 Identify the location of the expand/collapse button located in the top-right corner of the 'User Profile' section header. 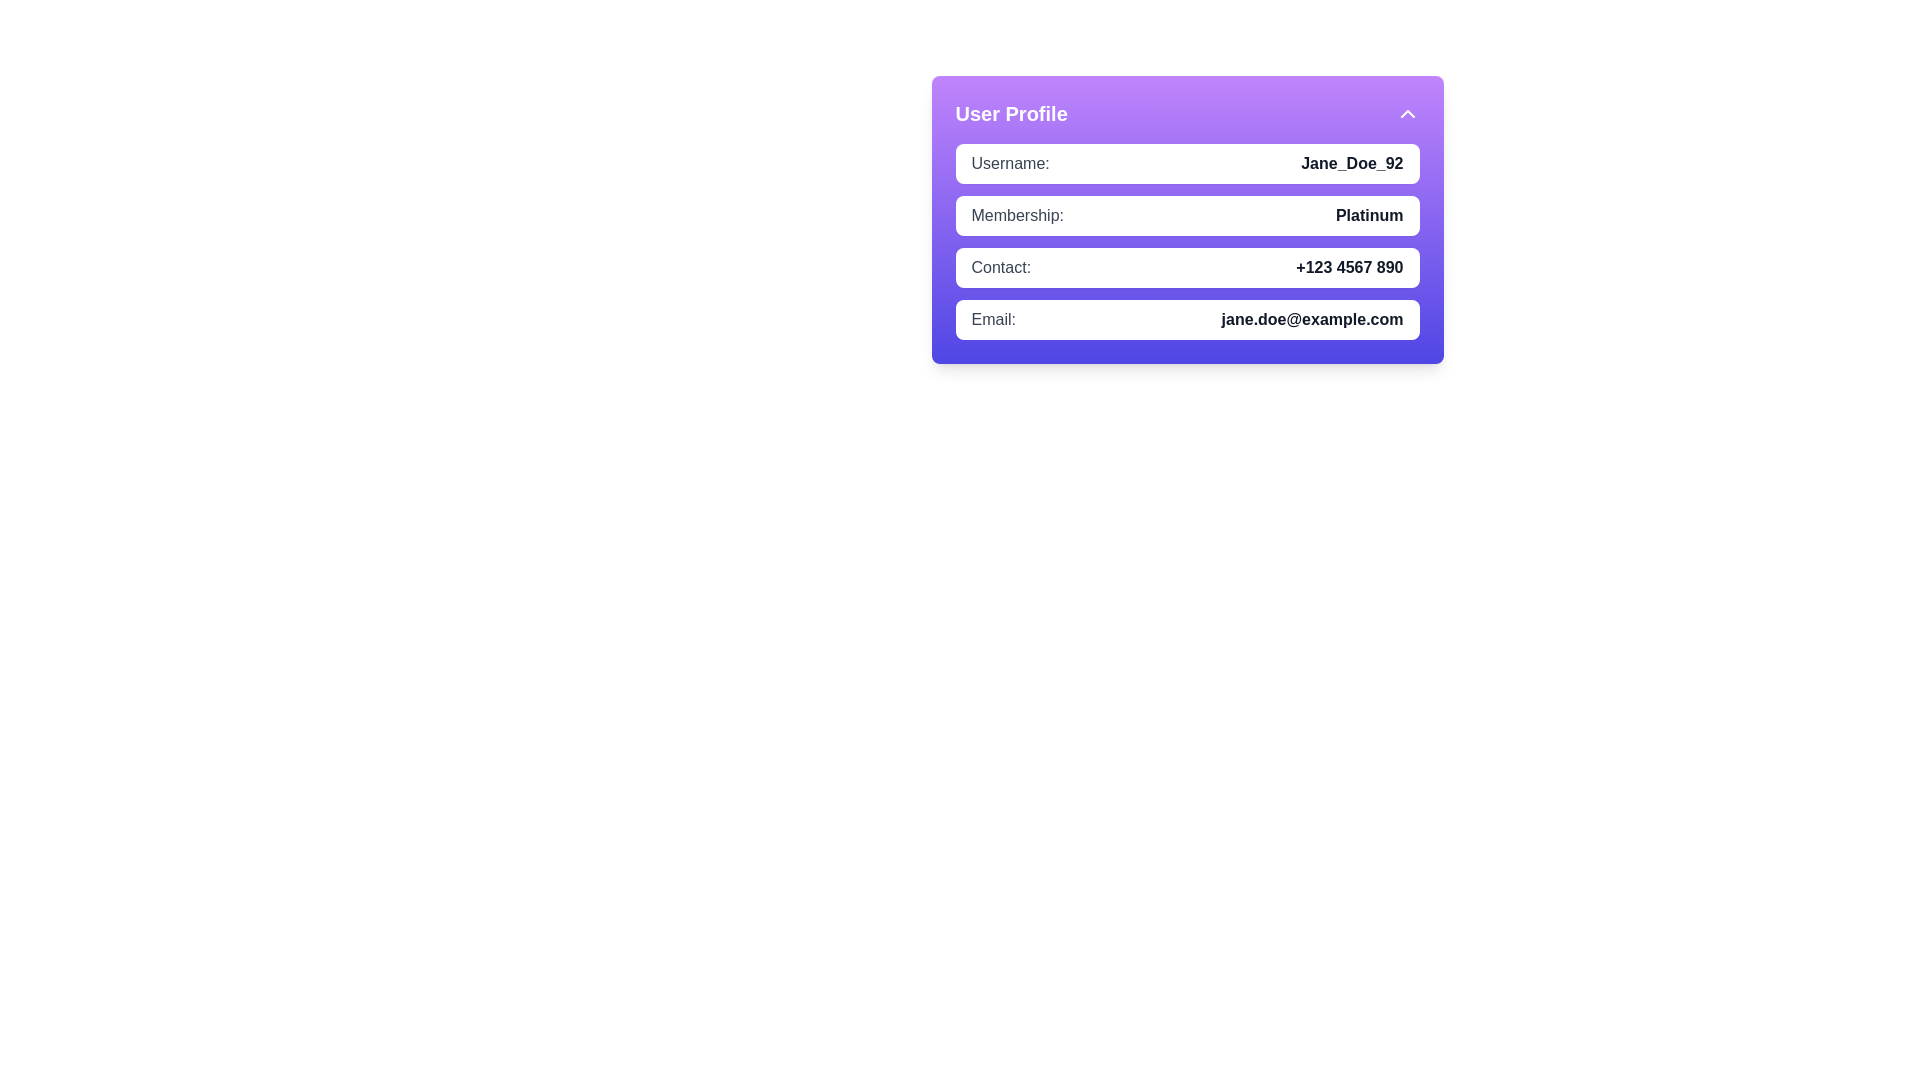
(1406, 114).